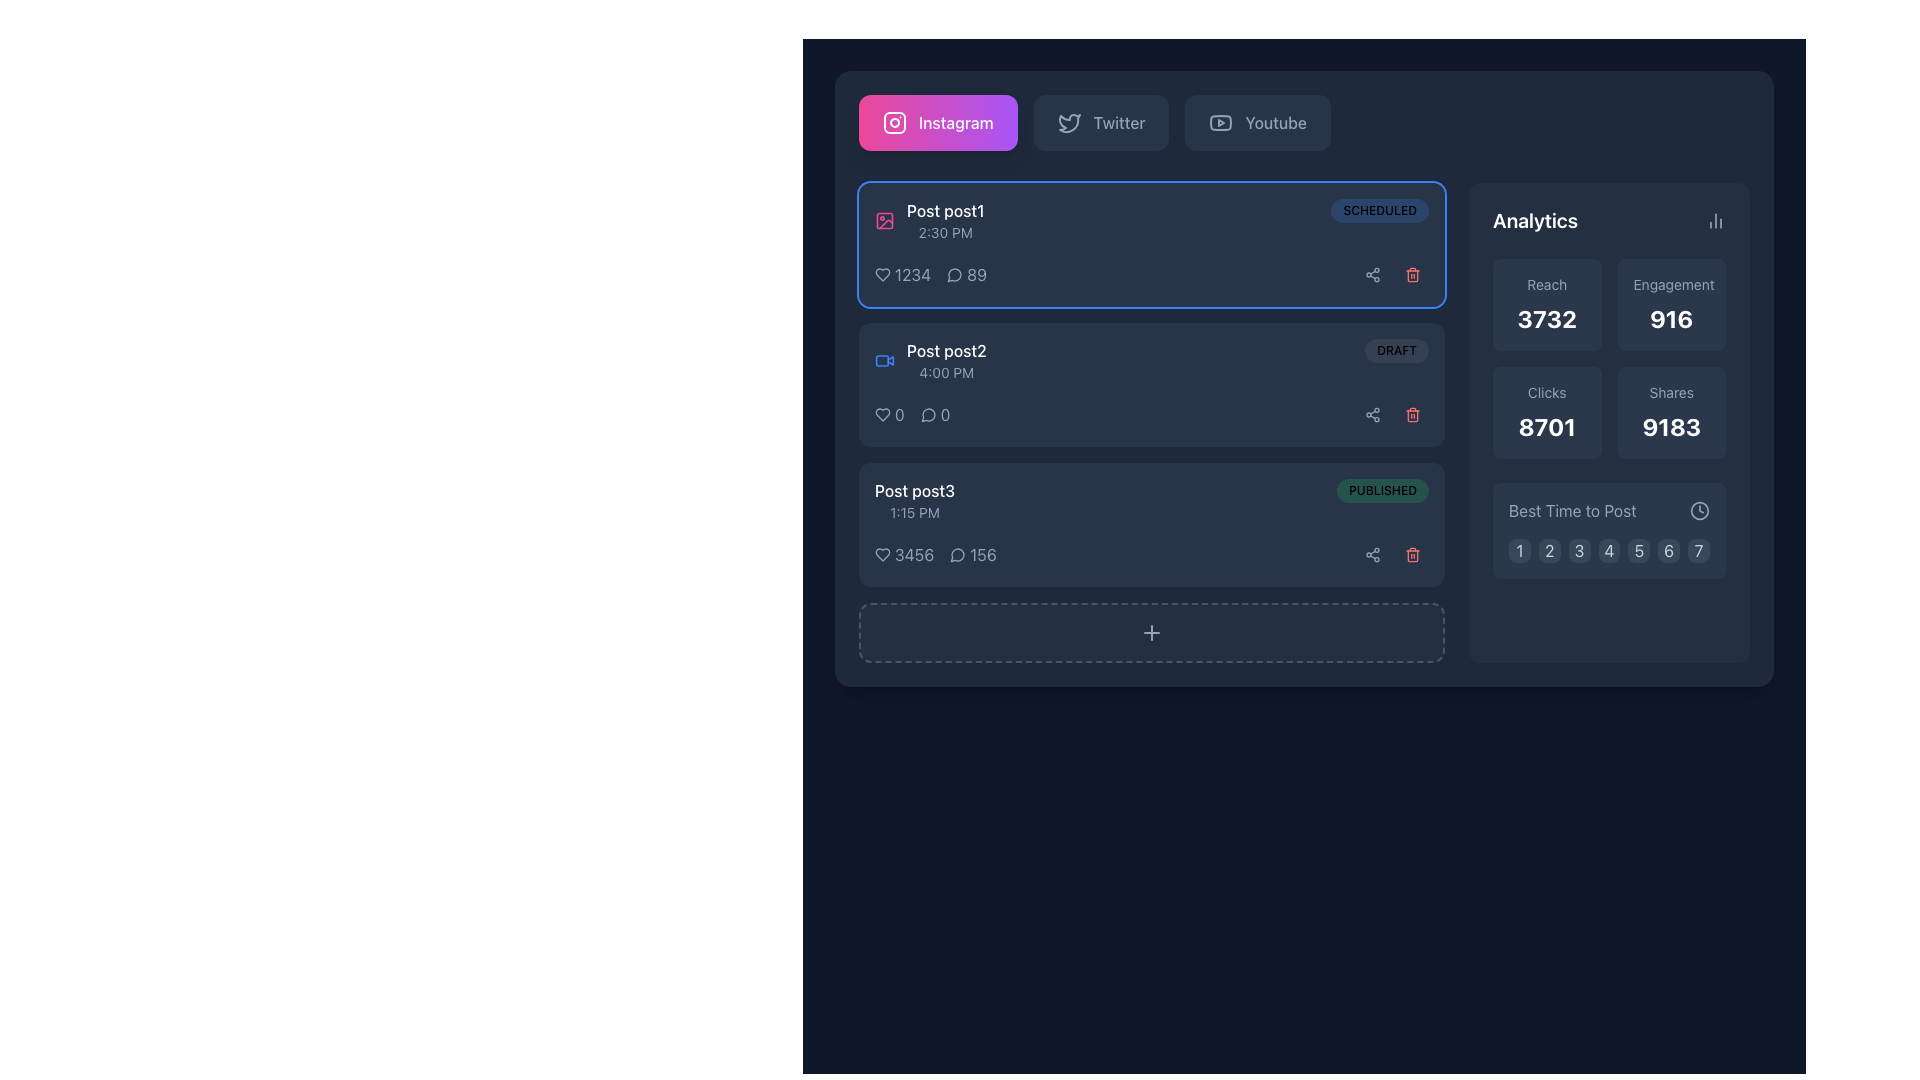 The height and width of the screenshot is (1080, 1920). Describe the element at coordinates (1371, 274) in the screenshot. I see `the Icon button located in the top-right section of the first post item` at that location.